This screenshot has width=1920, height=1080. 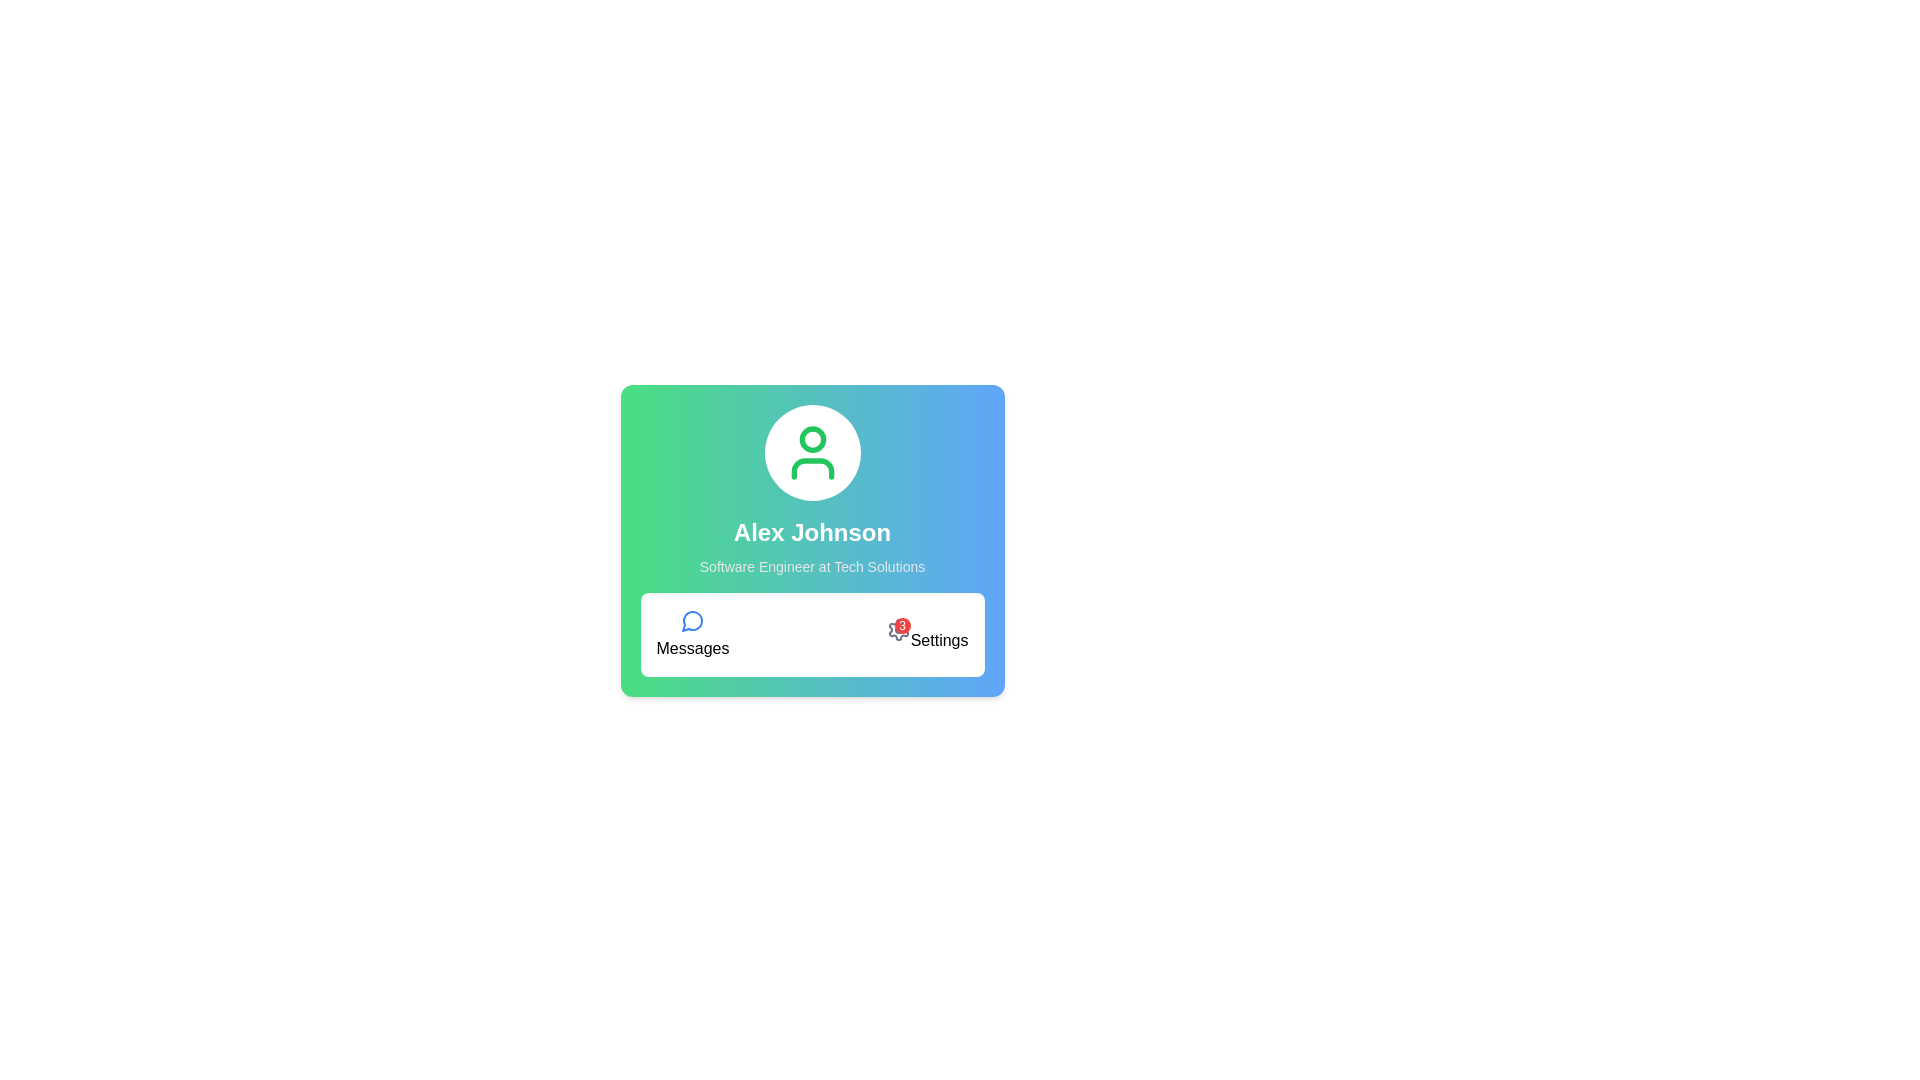 What do you see at coordinates (692, 635) in the screenshot?
I see `the button located on the left side of the horizontal layout, next to the 'Settings' section` at bounding box center [692, 635].